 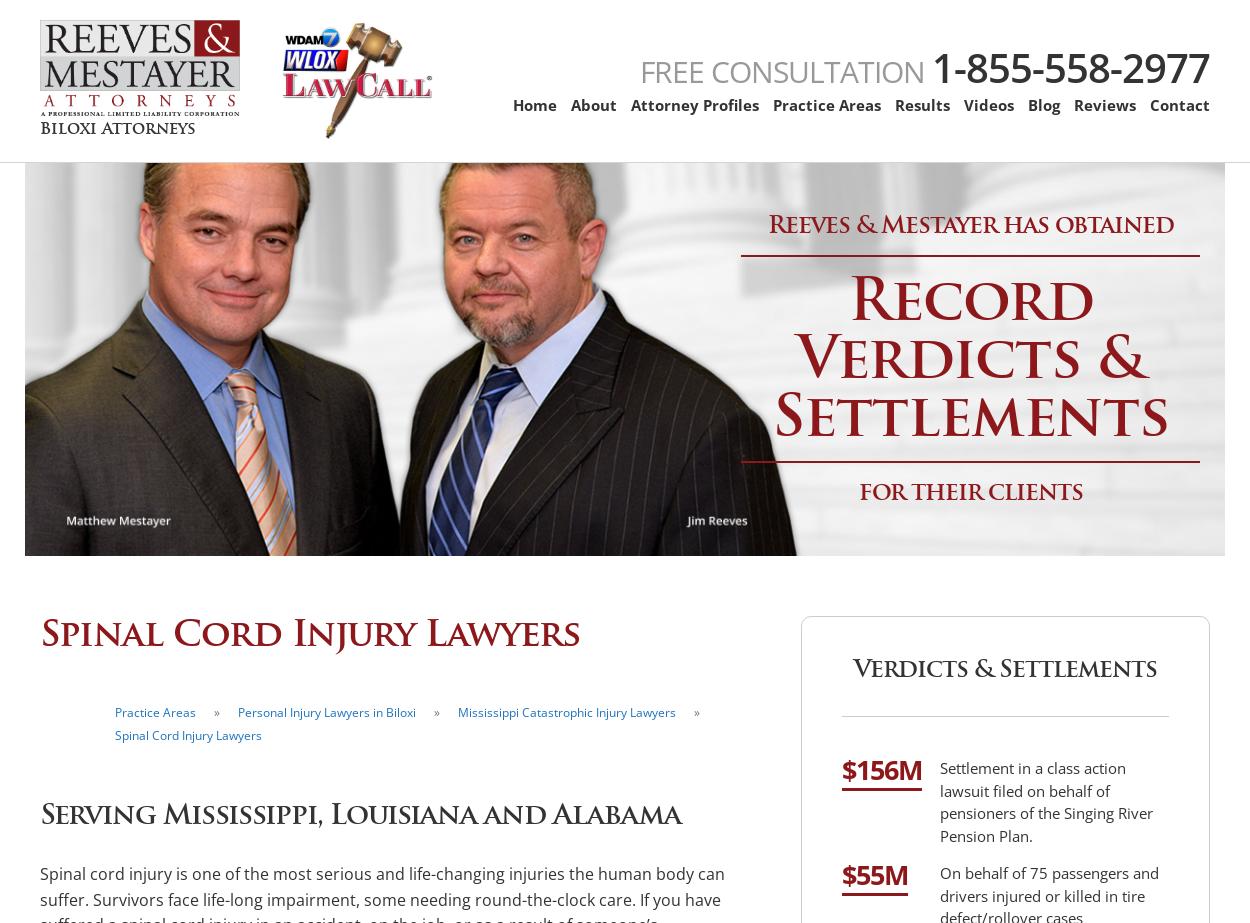 I want to click on 'Results', so click(x=922, y=105).